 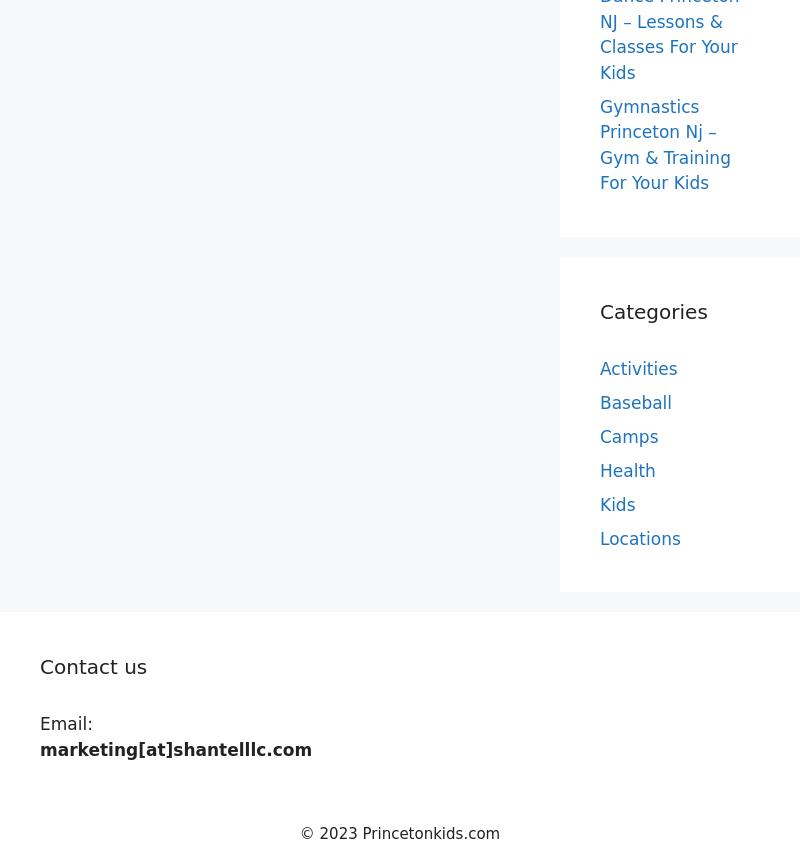 I want to click on 'Health', so click(x=627, y=469).